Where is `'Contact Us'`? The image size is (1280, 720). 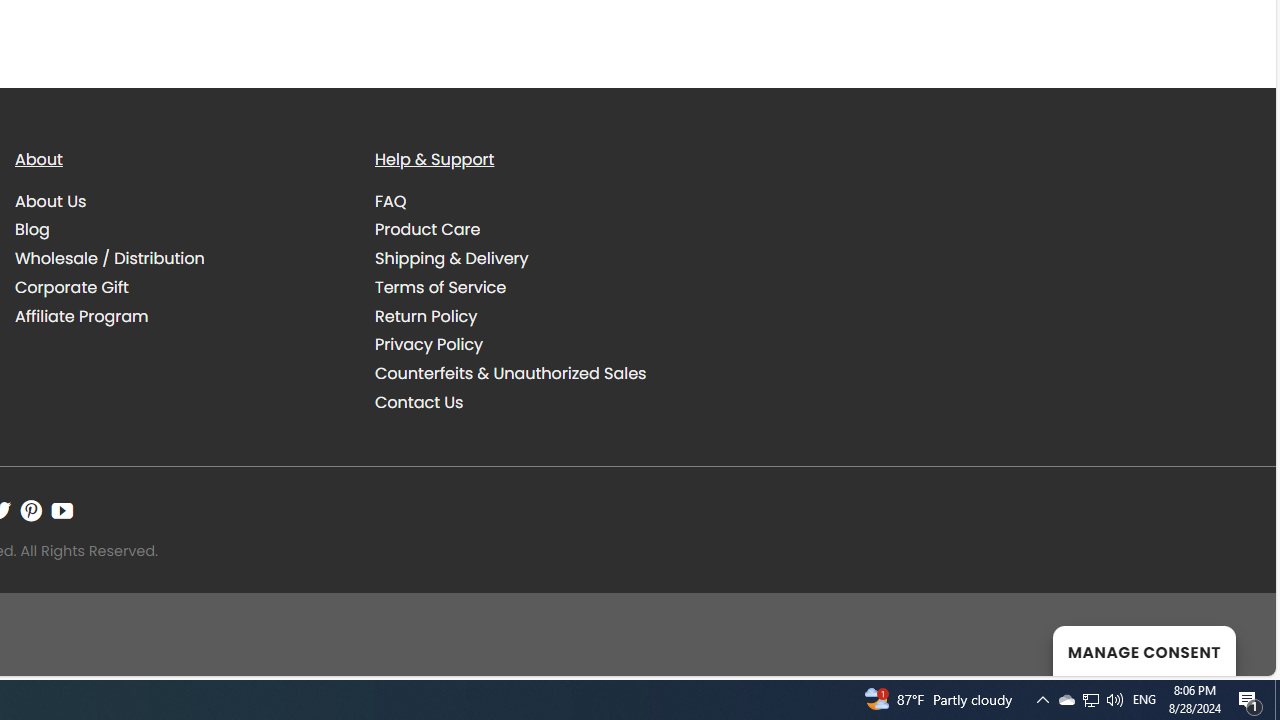
'Contact Us' is located at coordinates (418, 402).